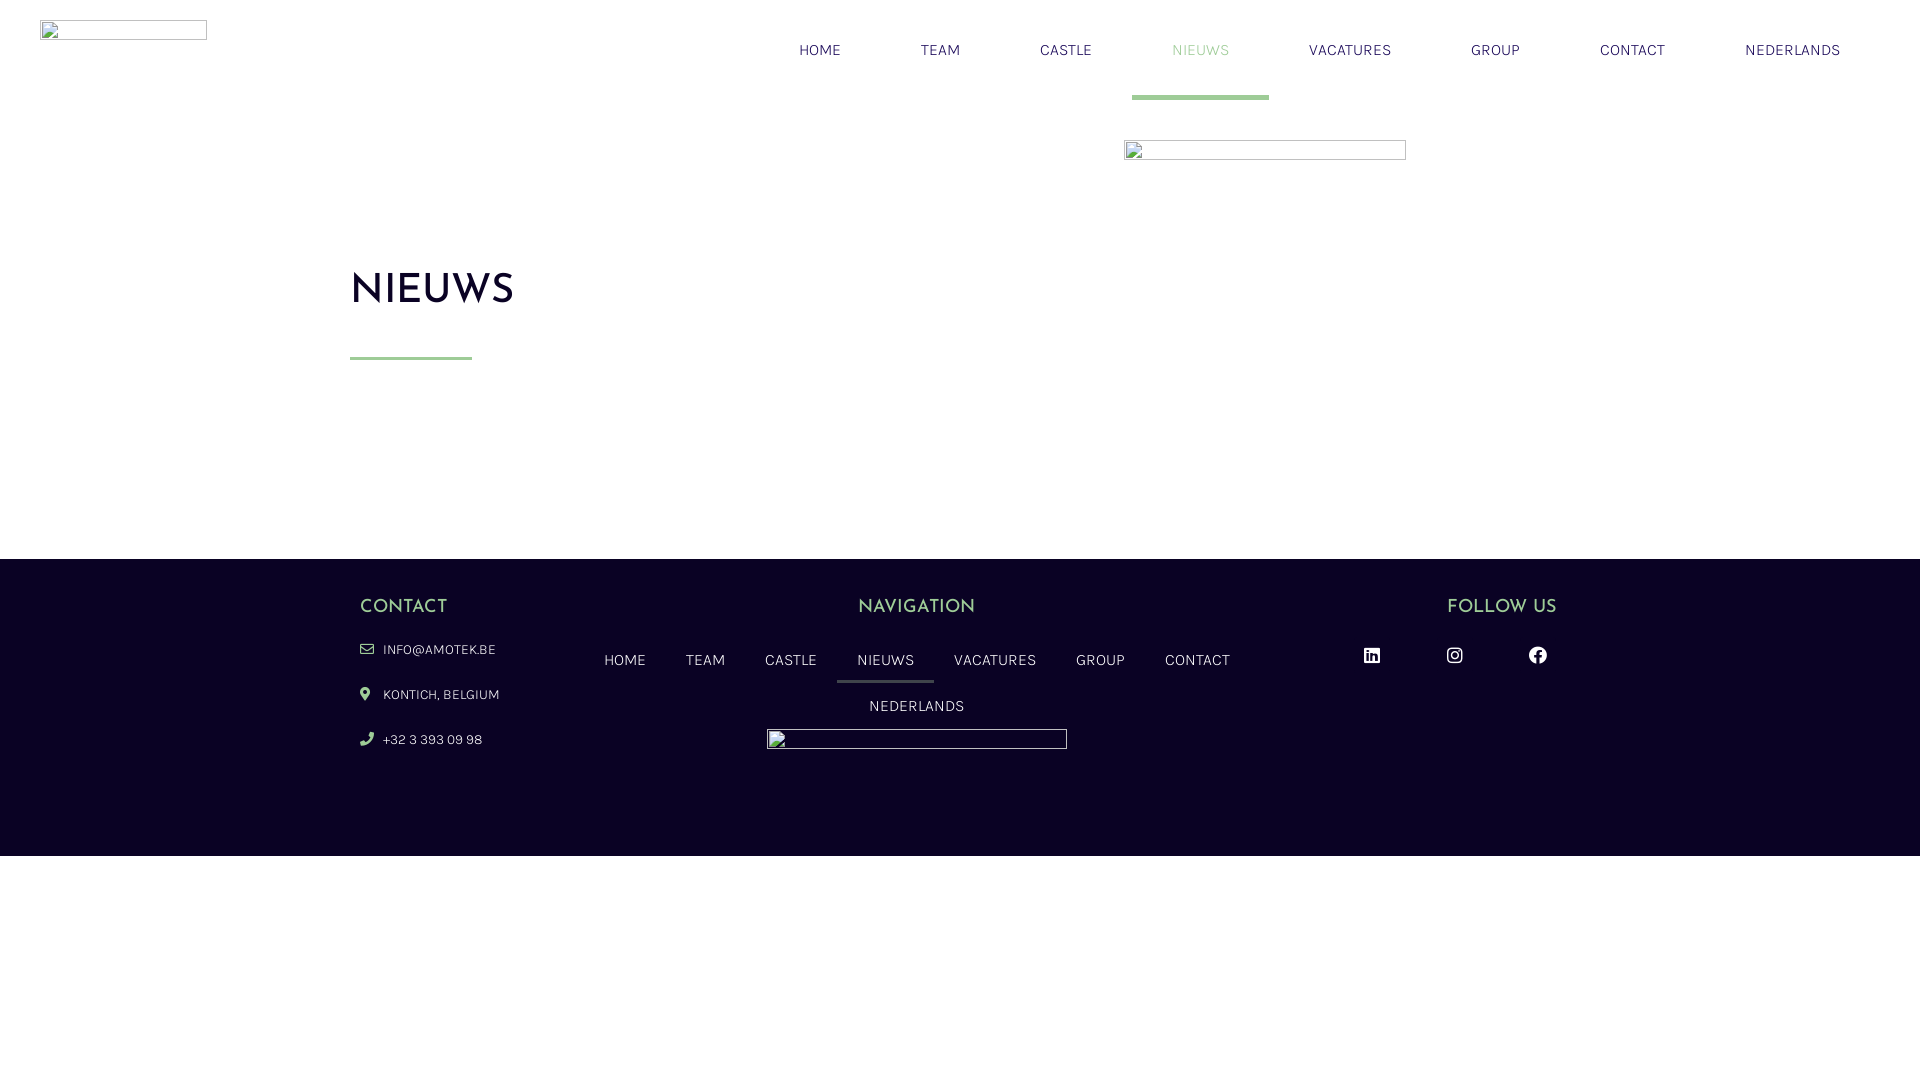 This screenshot has width=1920, height=1080. What do you see at coordinates (884, 659) in the screenshot?
I see `'NIEUWS'` at bounding box center [884, 659].